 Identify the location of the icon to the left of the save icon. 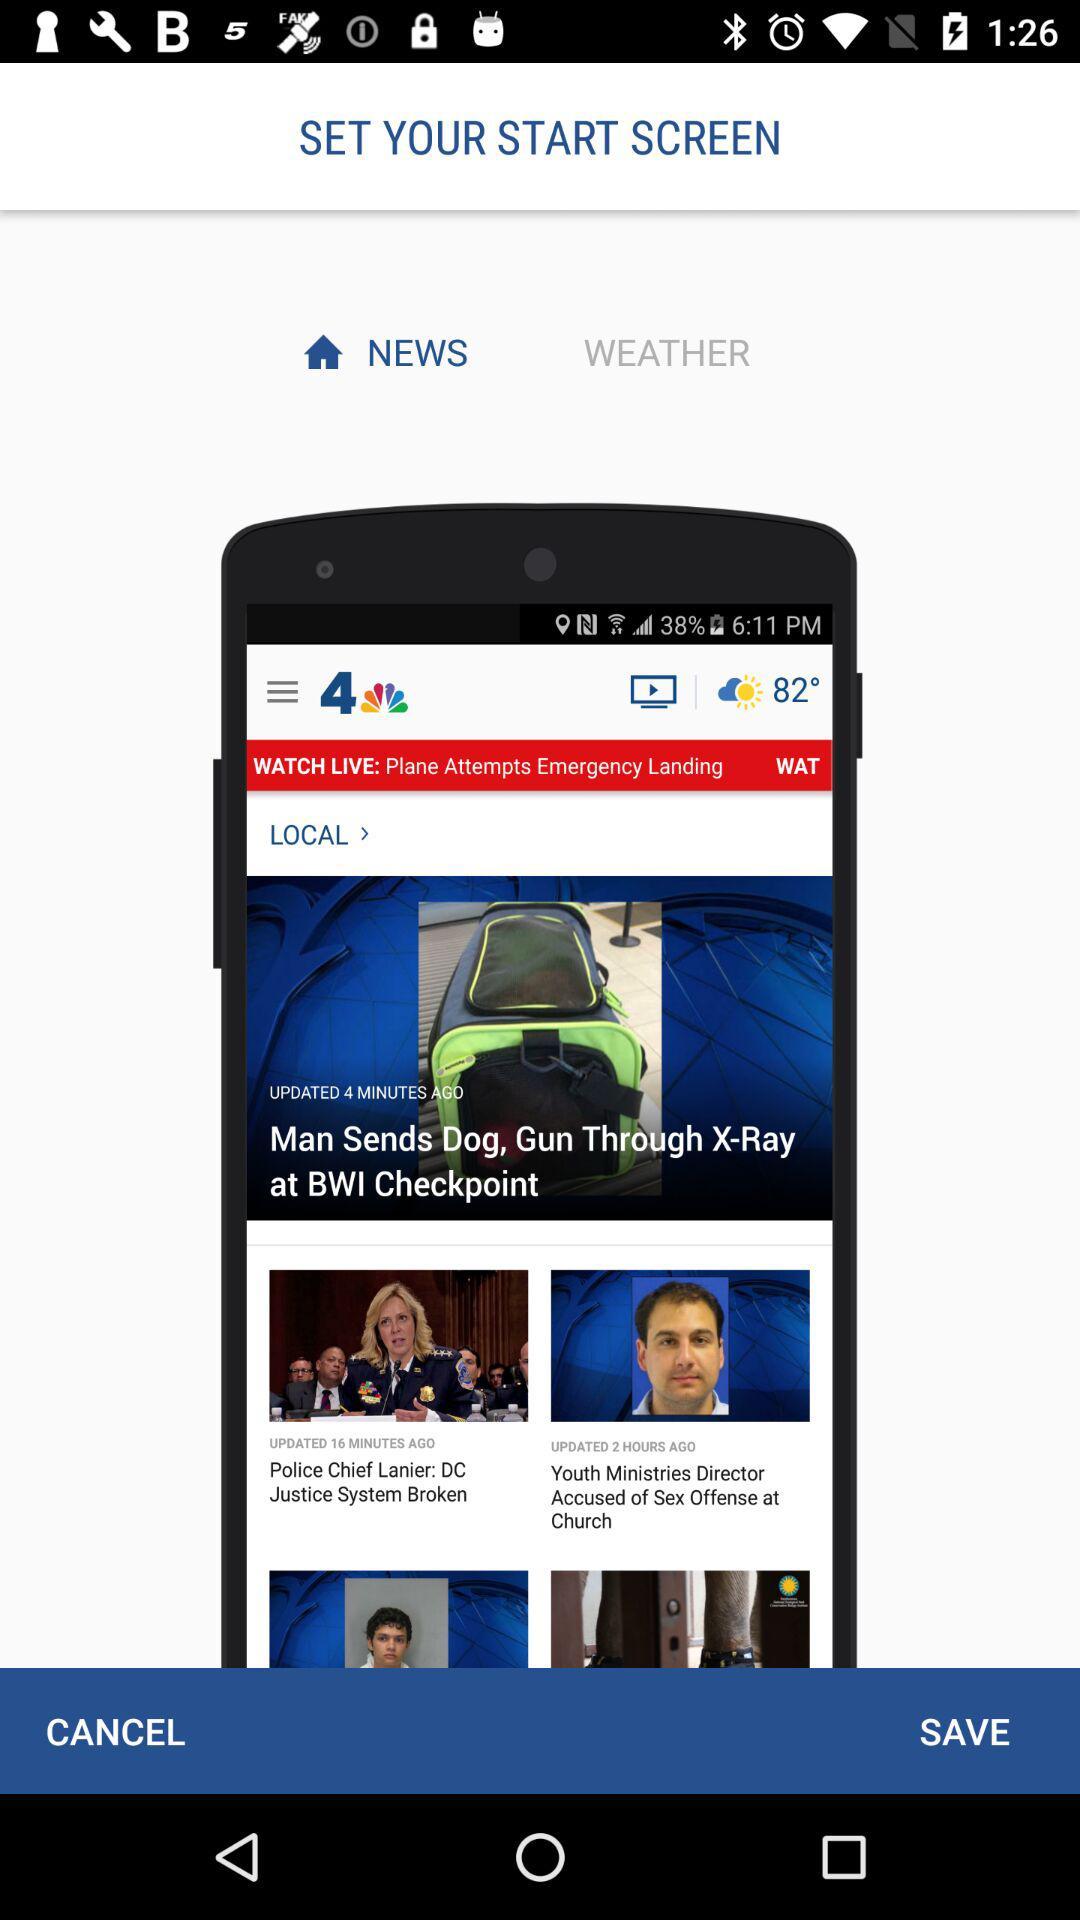
(115, 1730).